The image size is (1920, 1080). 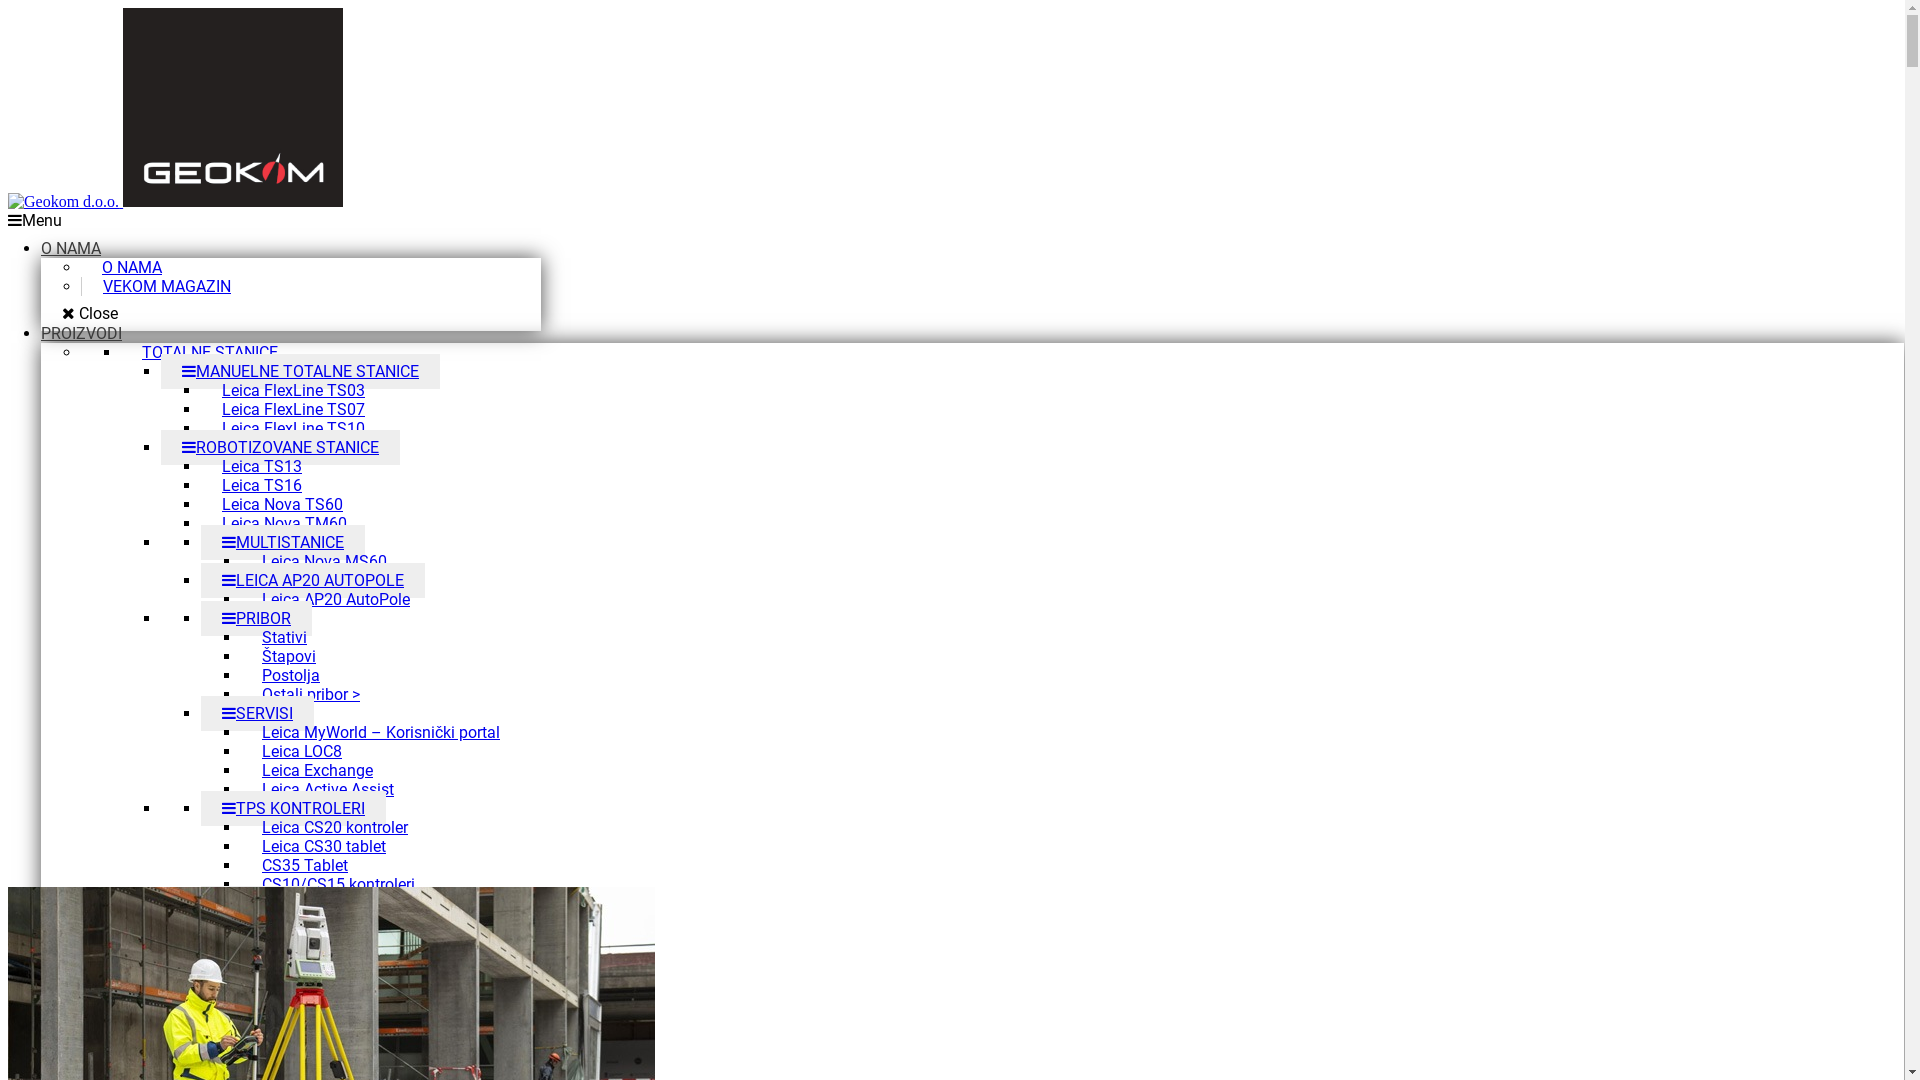 What do you see at coordinates (282, 542) in the screenshot?
I see `'MULTISTANICE'` at bounding box center [282, 542].